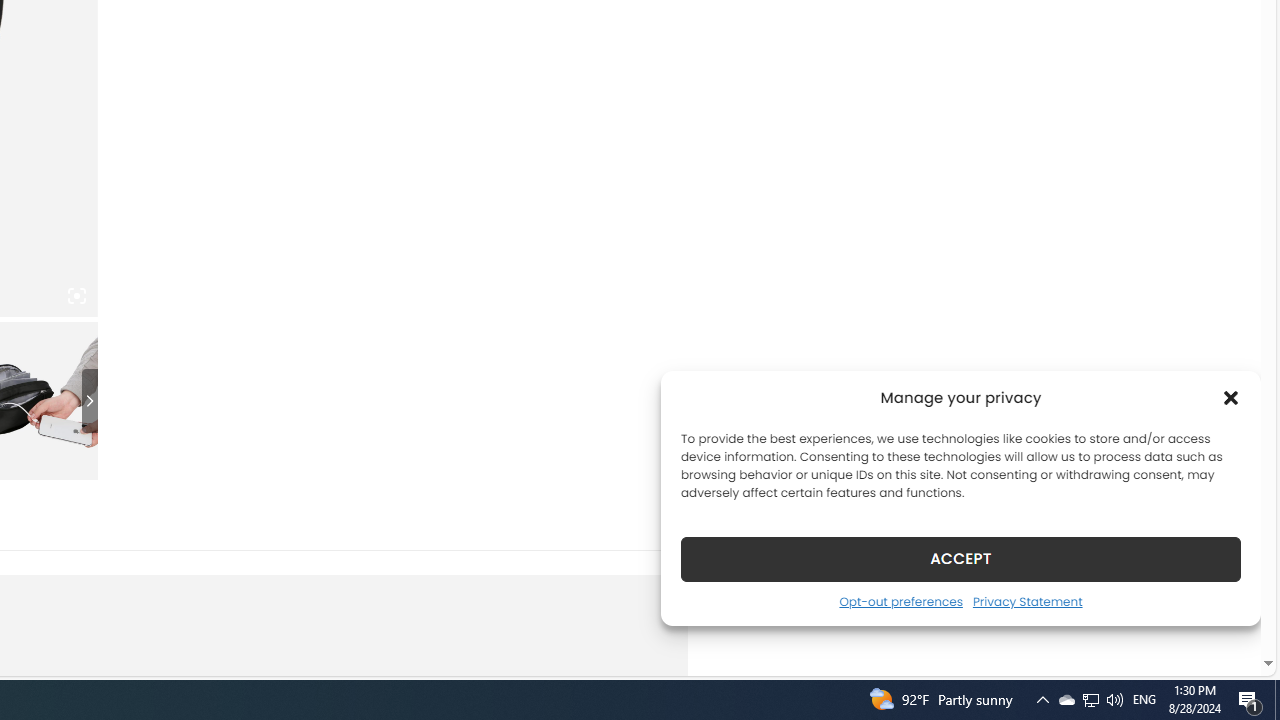  What do you see at coordinates (1230, 397) in the screenshot?
I see `'Class: cmplz-close'` at bounding box center [1230, 397].